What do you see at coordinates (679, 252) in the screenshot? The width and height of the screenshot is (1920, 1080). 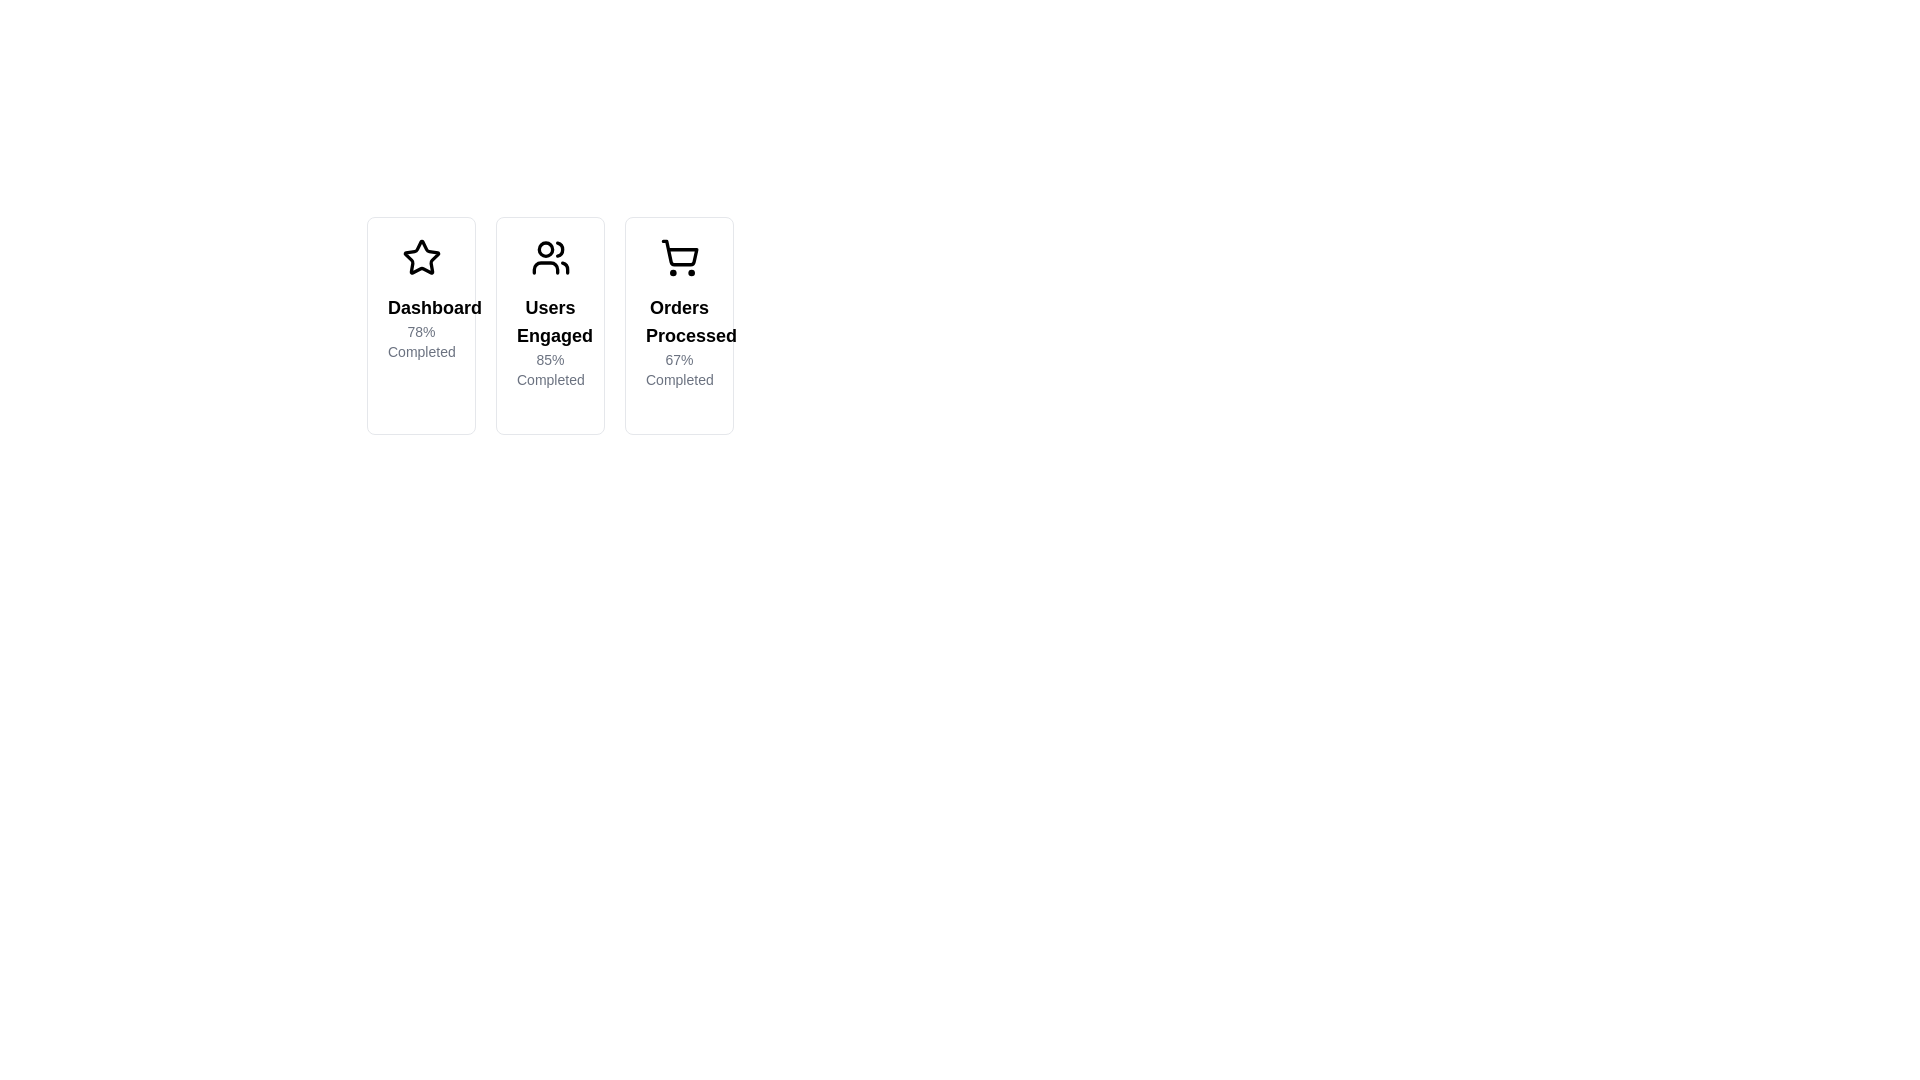 I see `the shopping cart basket portion of the SVG graphic element that visually represents the shopping cart icon, located in the third card from the left` at bounding box center [679, 252].